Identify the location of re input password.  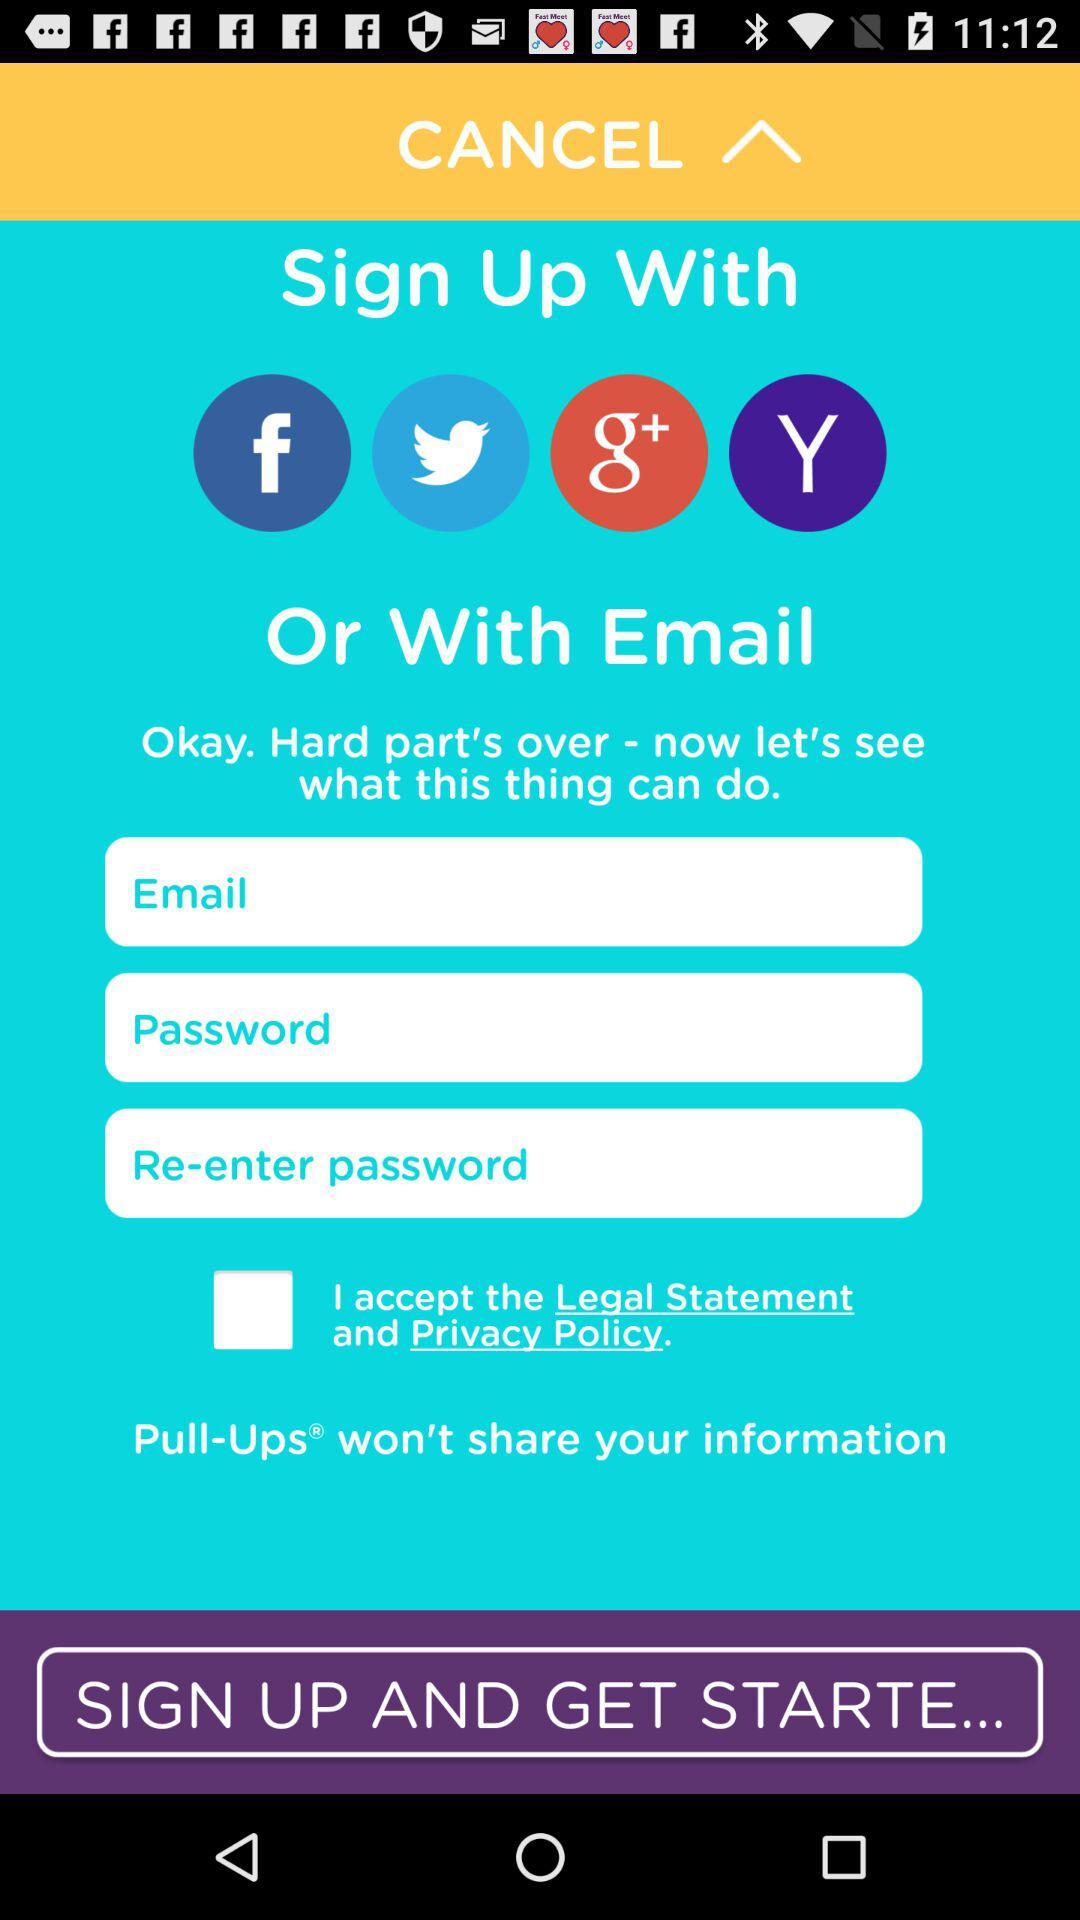
(512, 1163).